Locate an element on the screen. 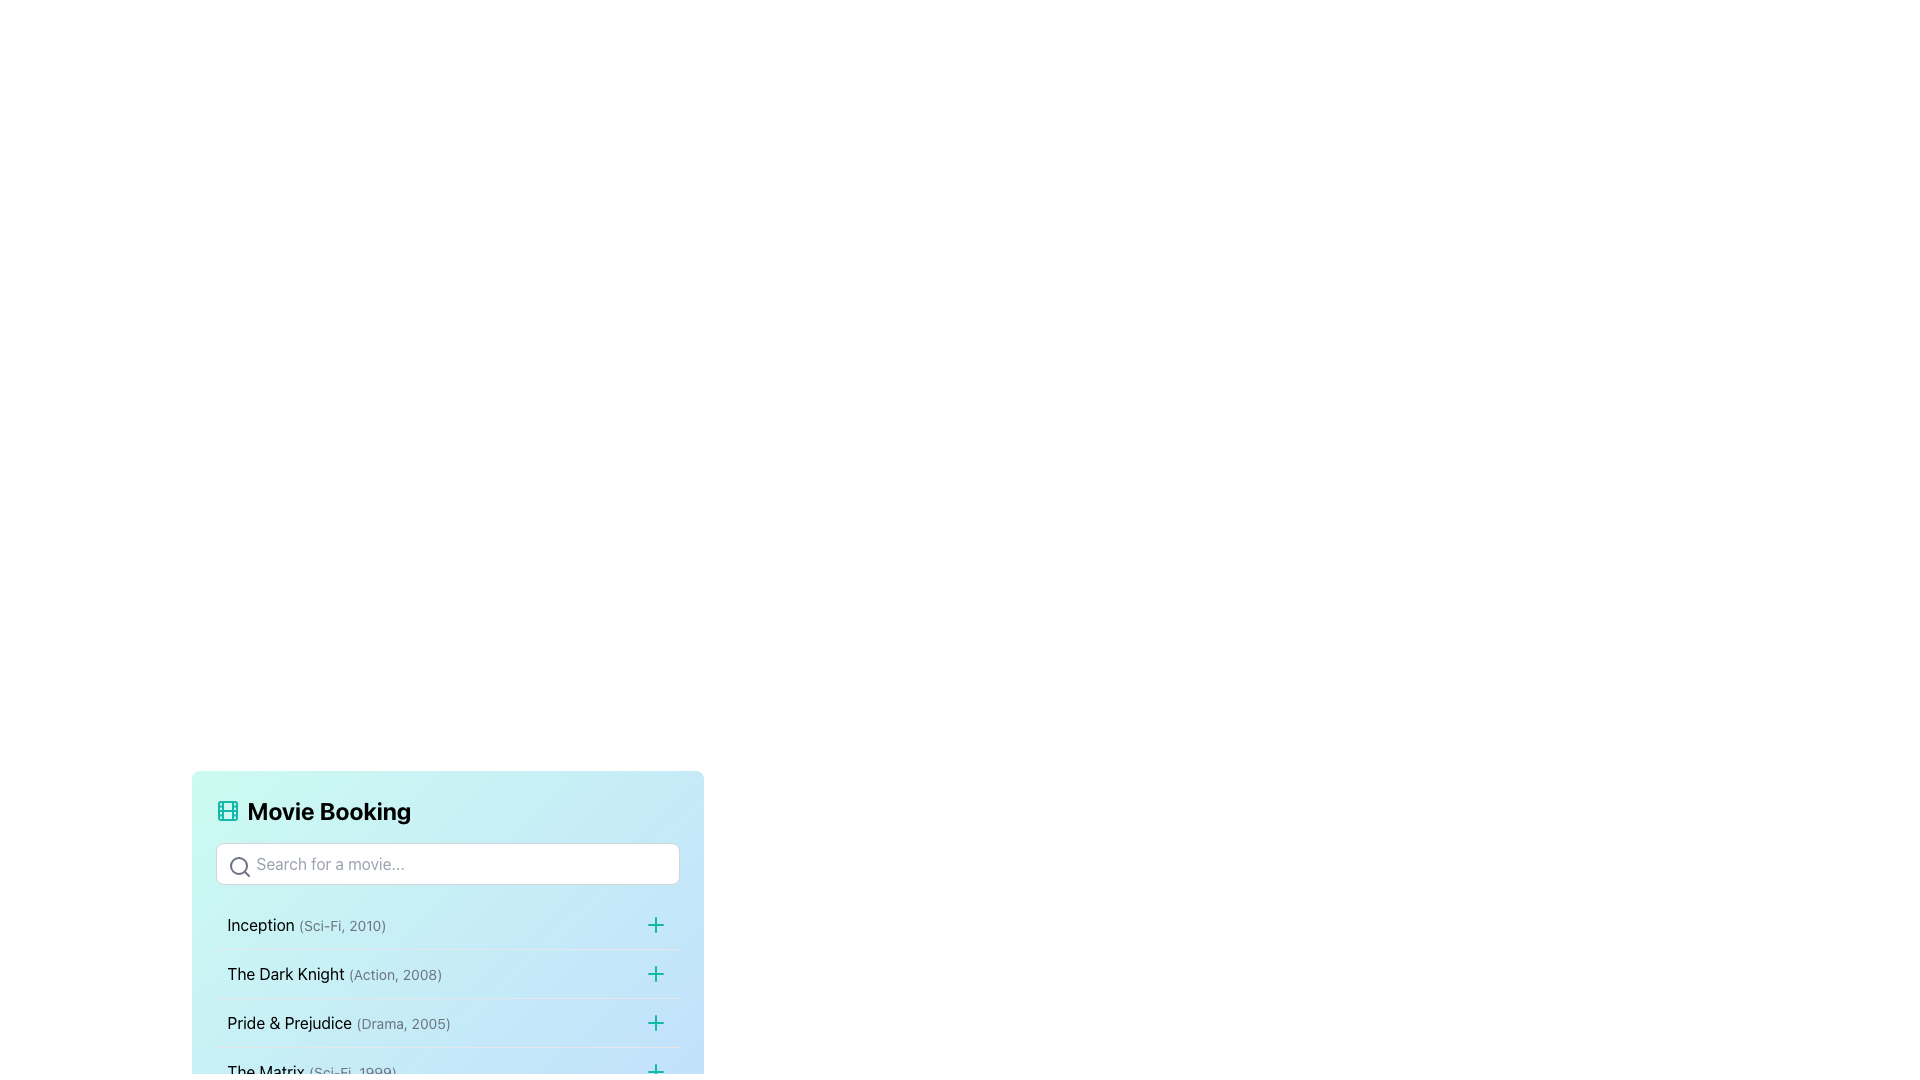 Image resolution: width=1920 pixels, height=1080 pixels. the input field adjacent to the search icon located at the top left of the search input box is located at coordinates (239, 866).